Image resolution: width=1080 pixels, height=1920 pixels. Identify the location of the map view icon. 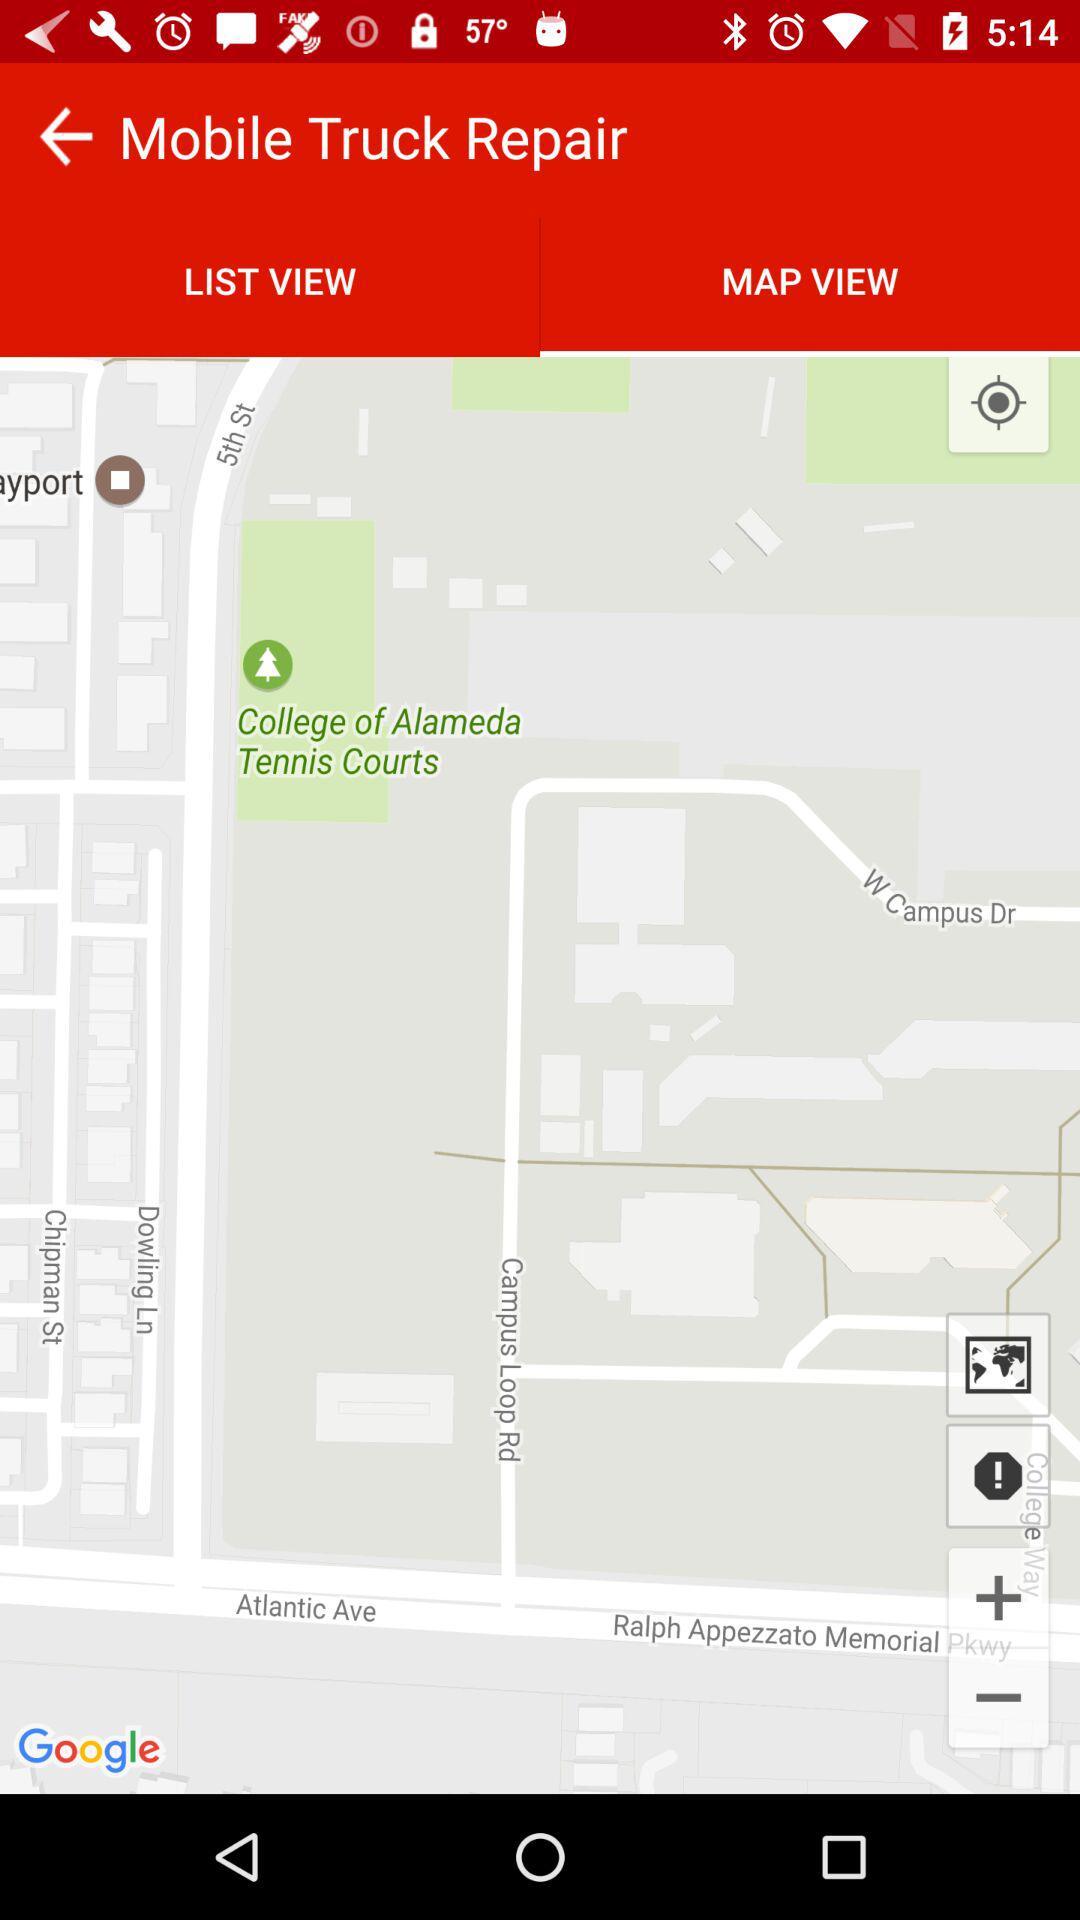
(810, 279).